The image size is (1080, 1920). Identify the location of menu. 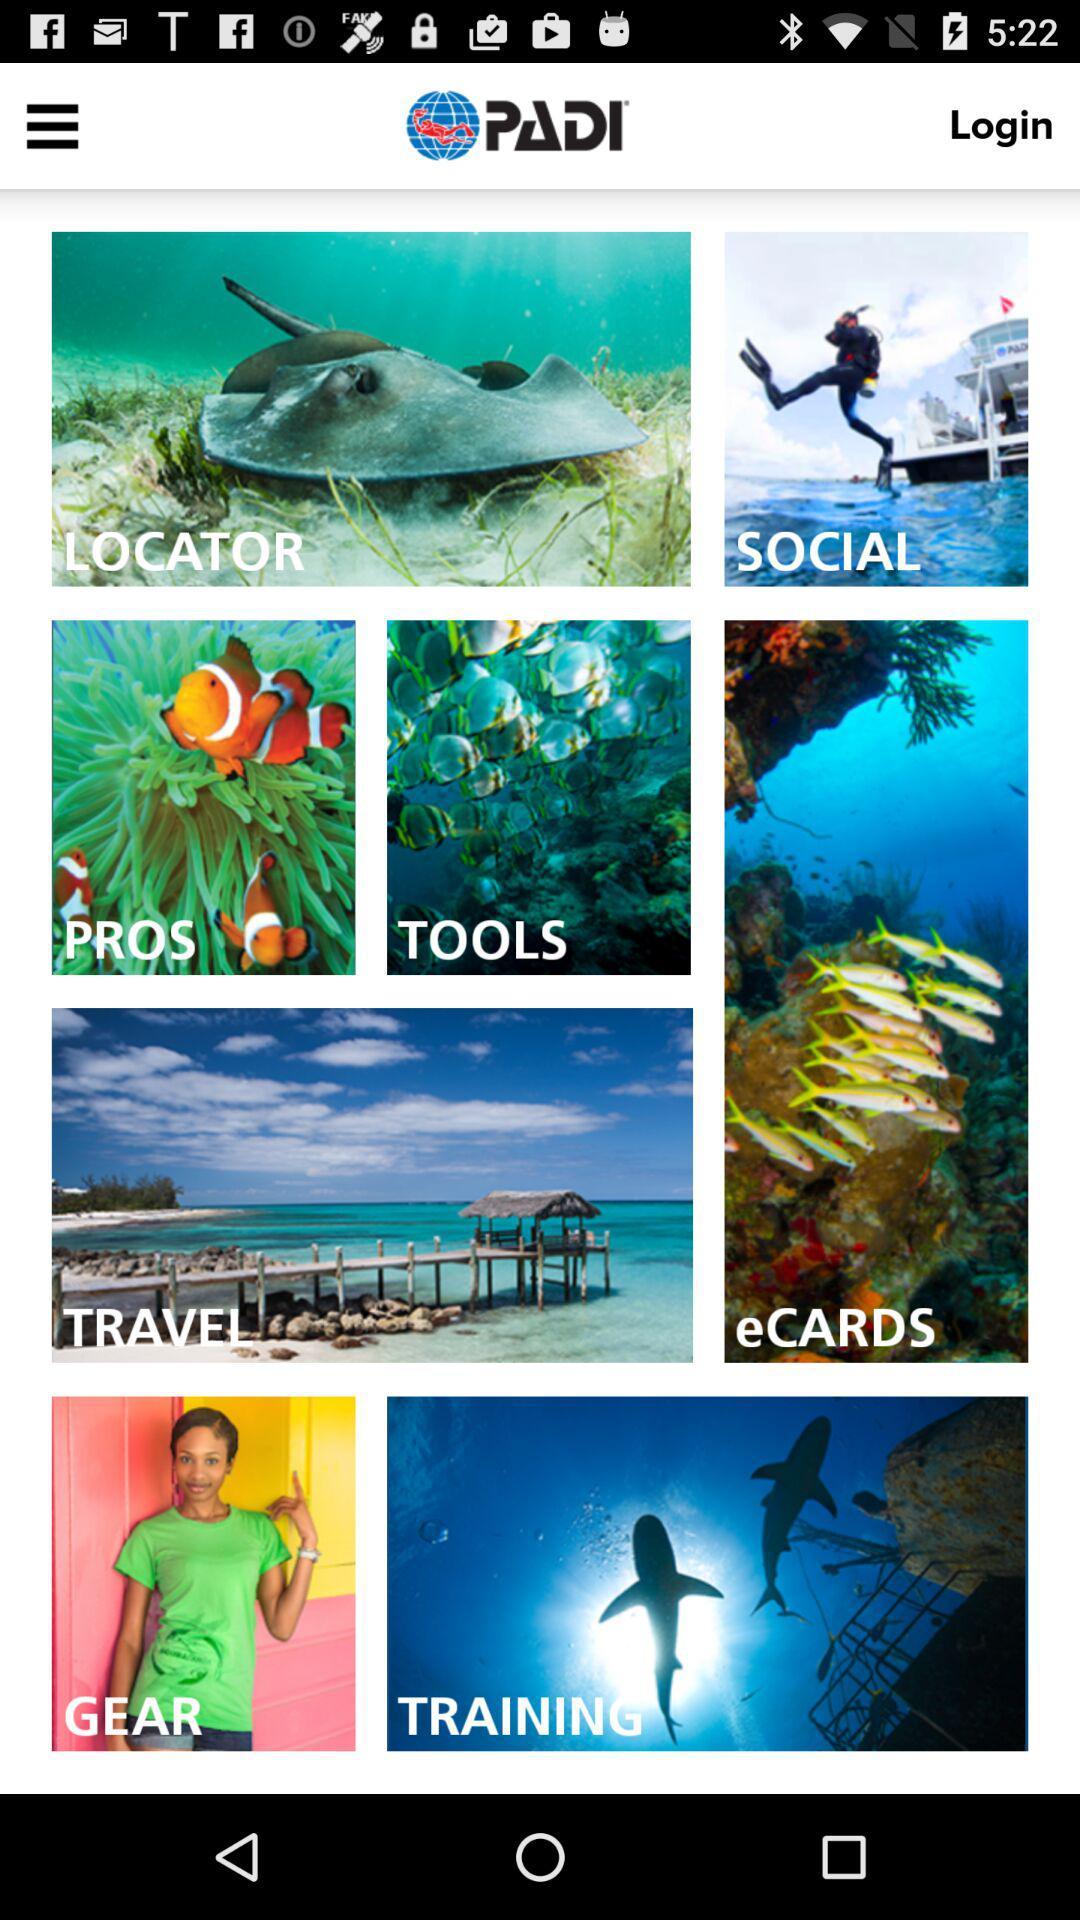
(51, 124).